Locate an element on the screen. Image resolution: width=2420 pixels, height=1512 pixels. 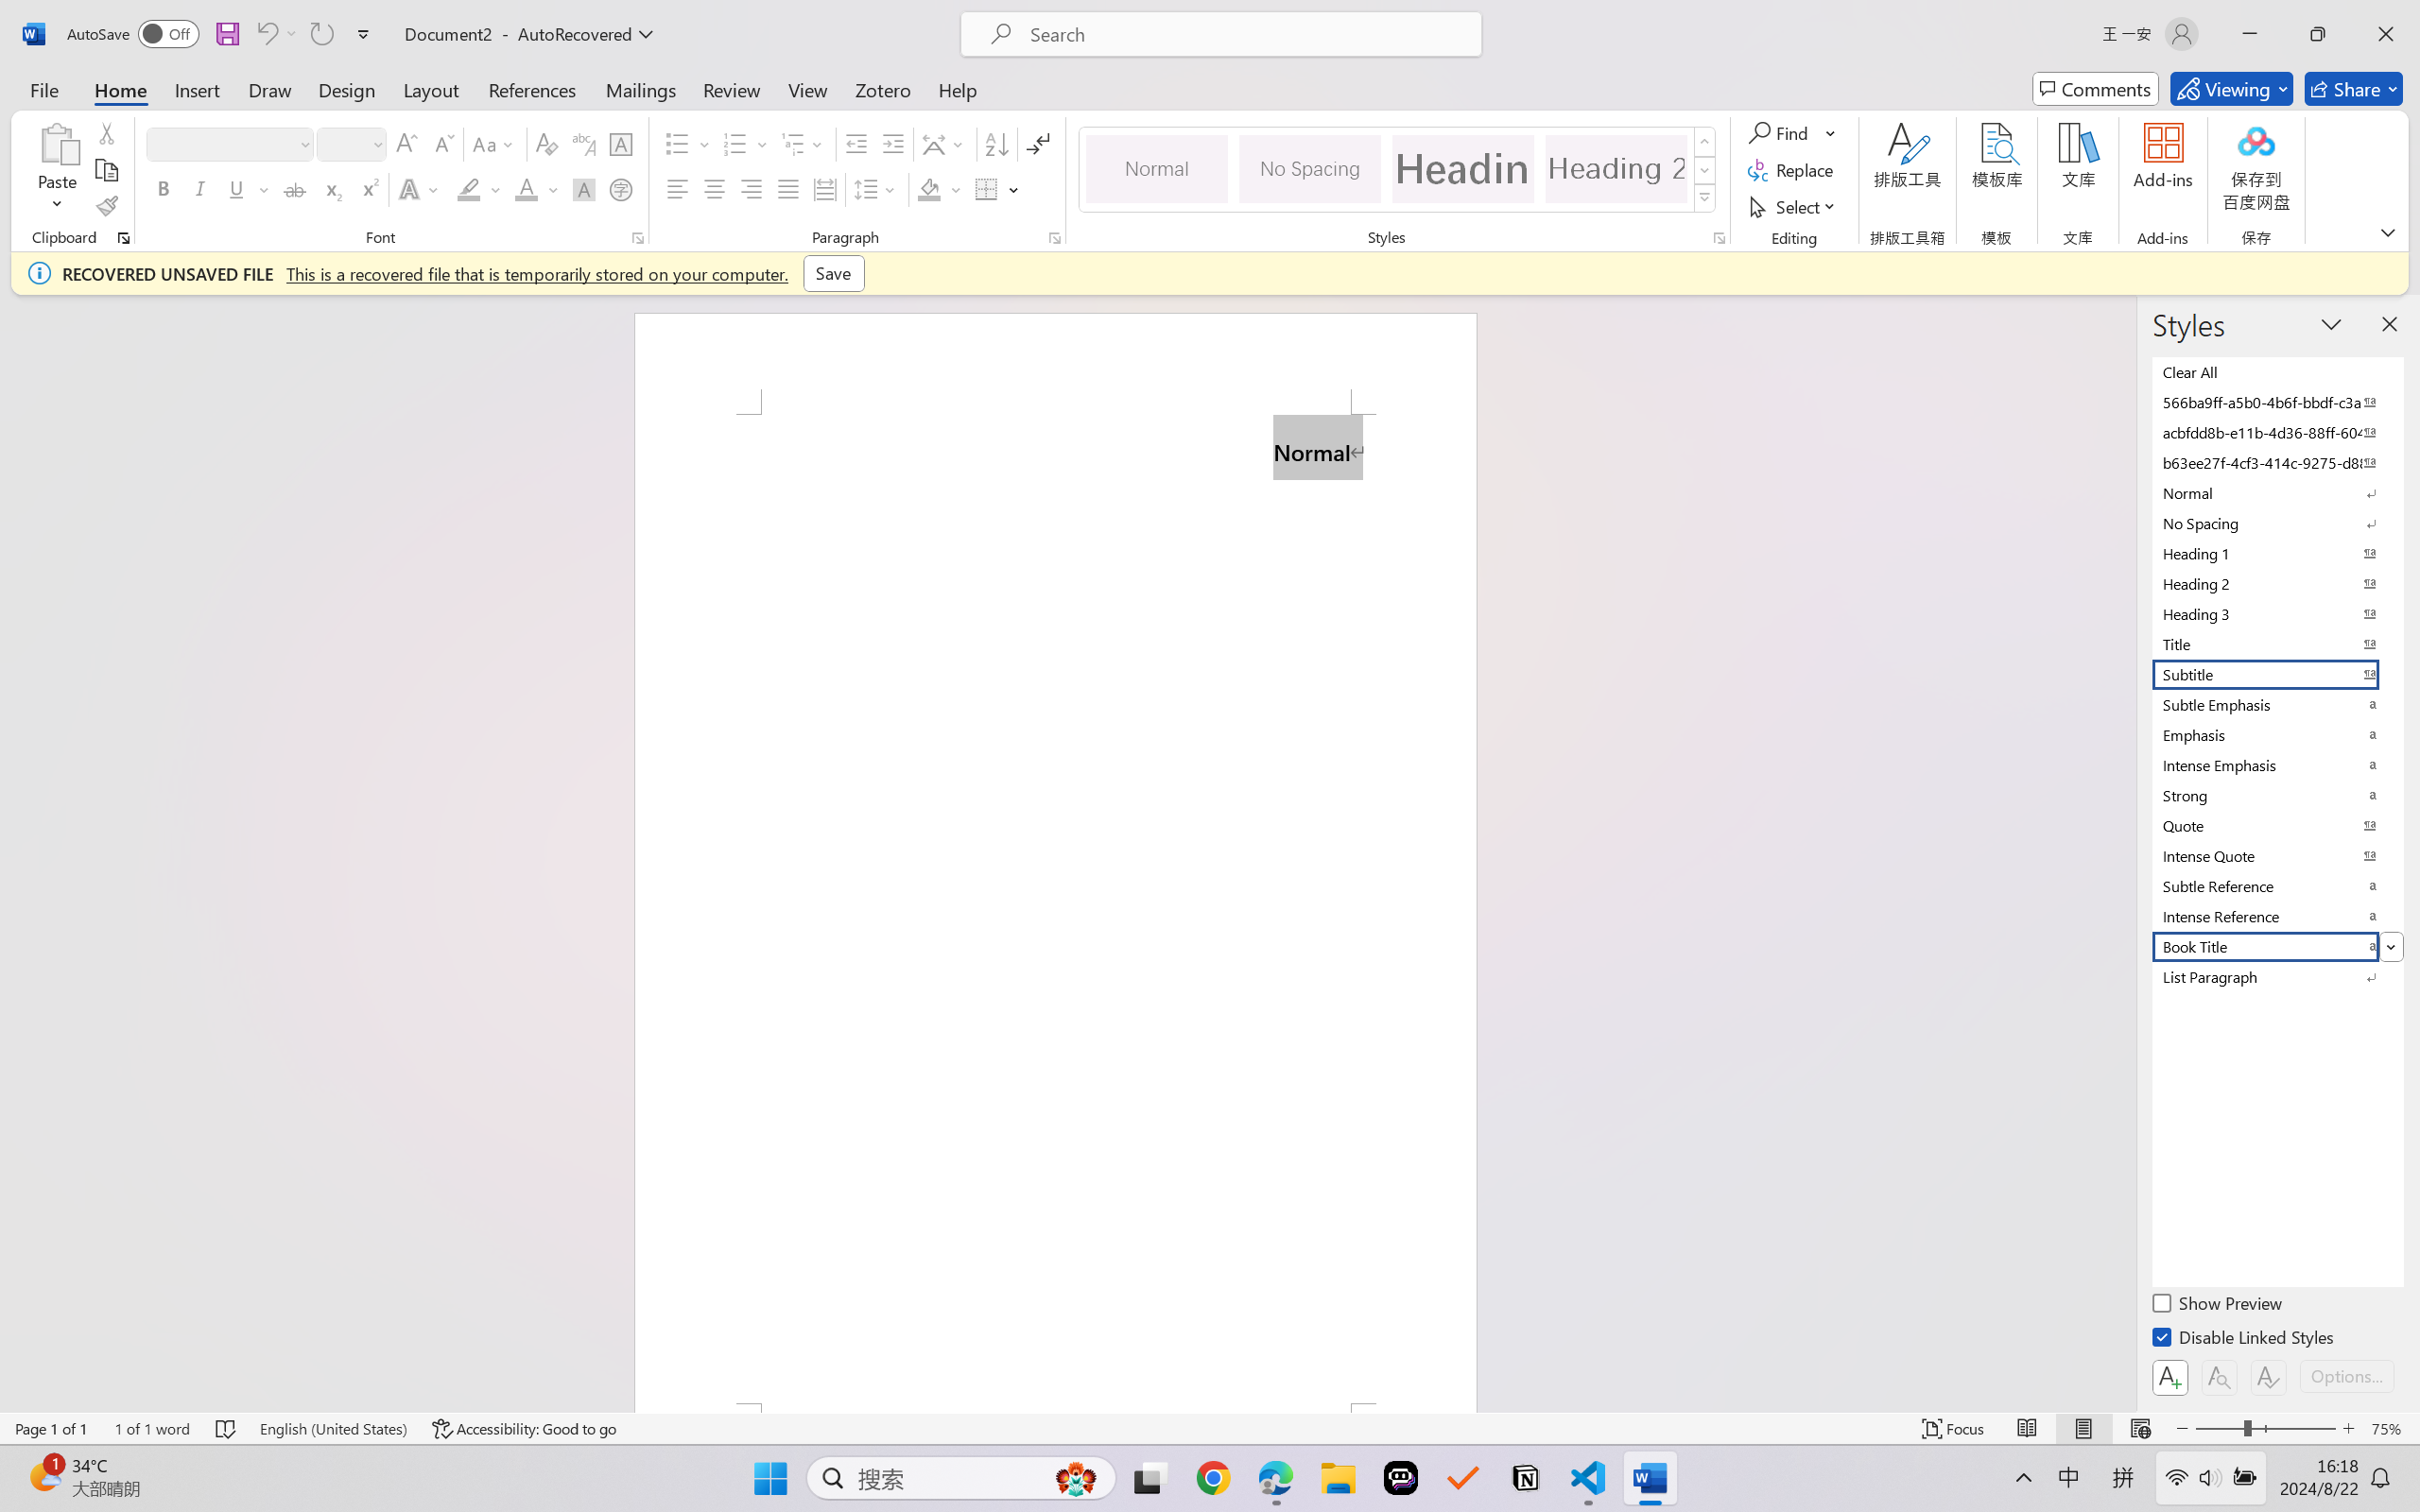
'Clear Formatting' is located at coordinates (545, 144).